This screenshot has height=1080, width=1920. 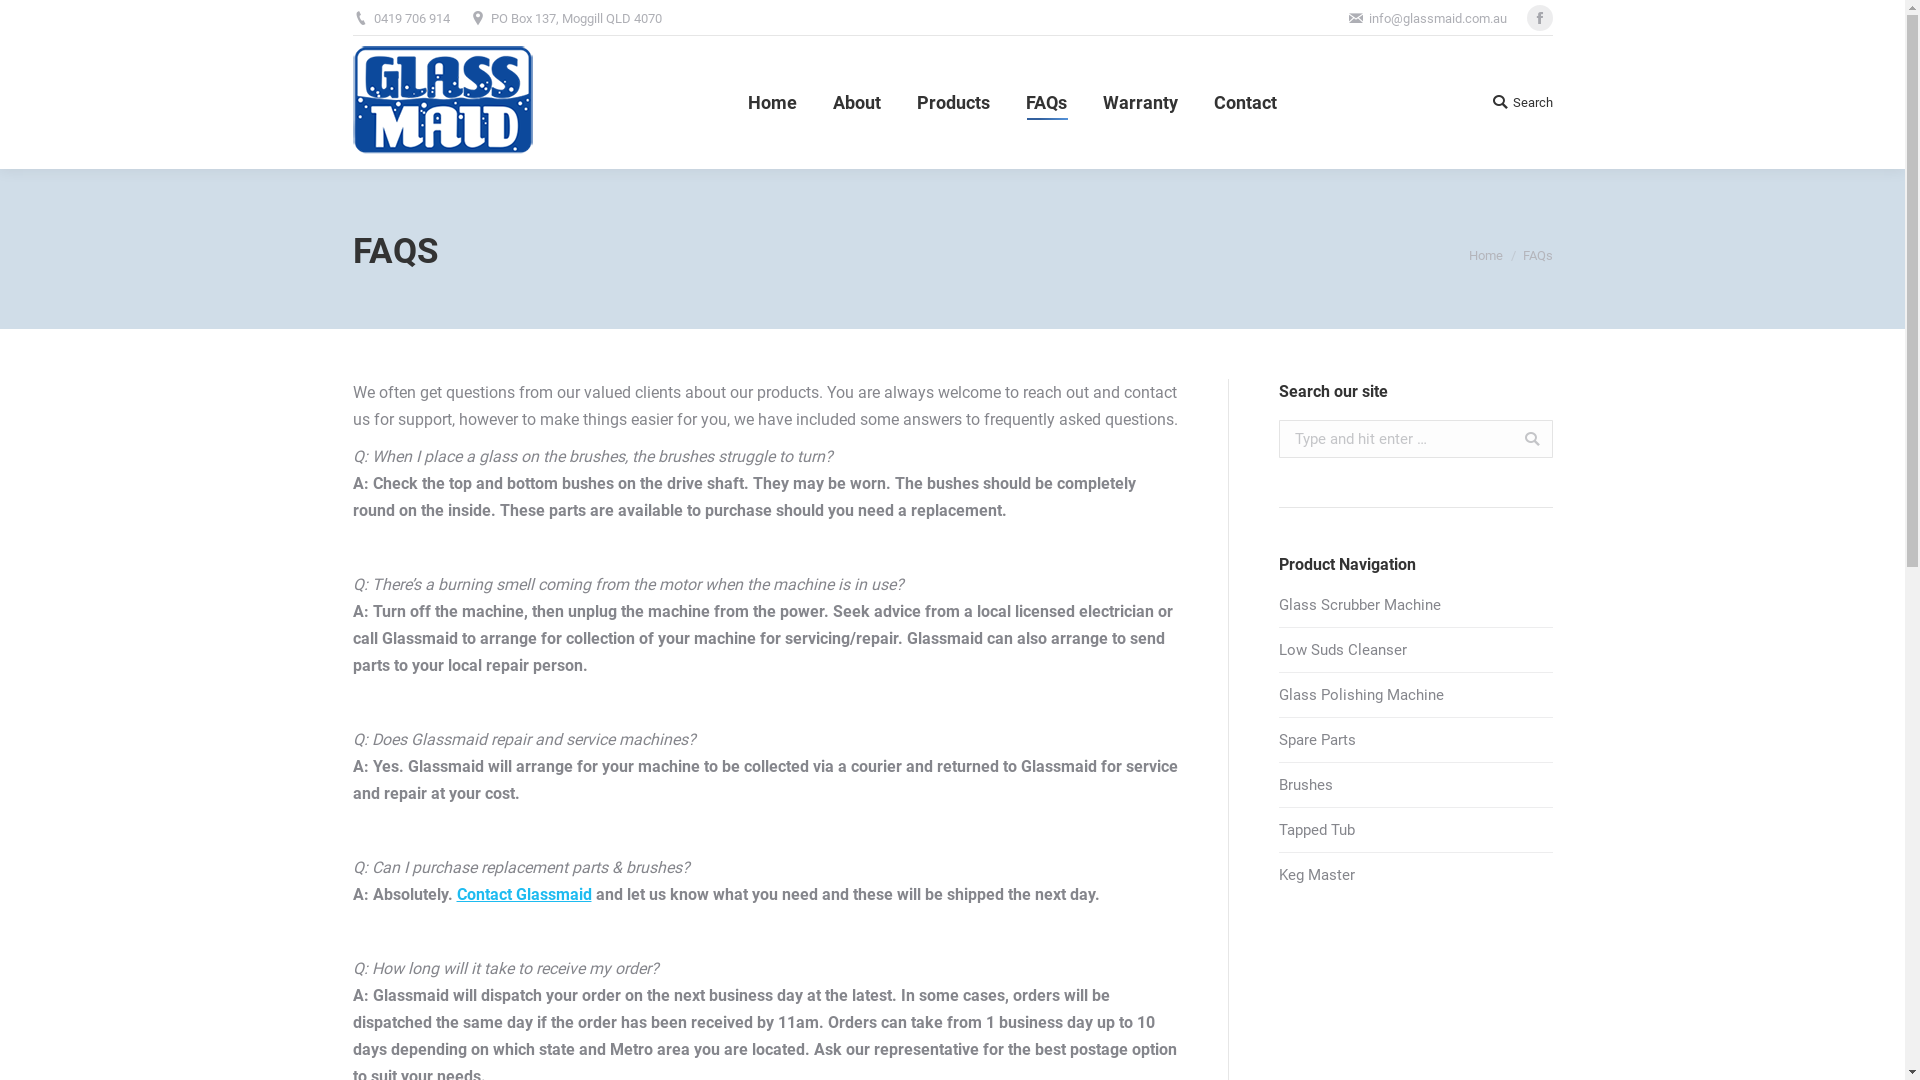 I want to click on 'Warranty', so click(x=1139, y=102).